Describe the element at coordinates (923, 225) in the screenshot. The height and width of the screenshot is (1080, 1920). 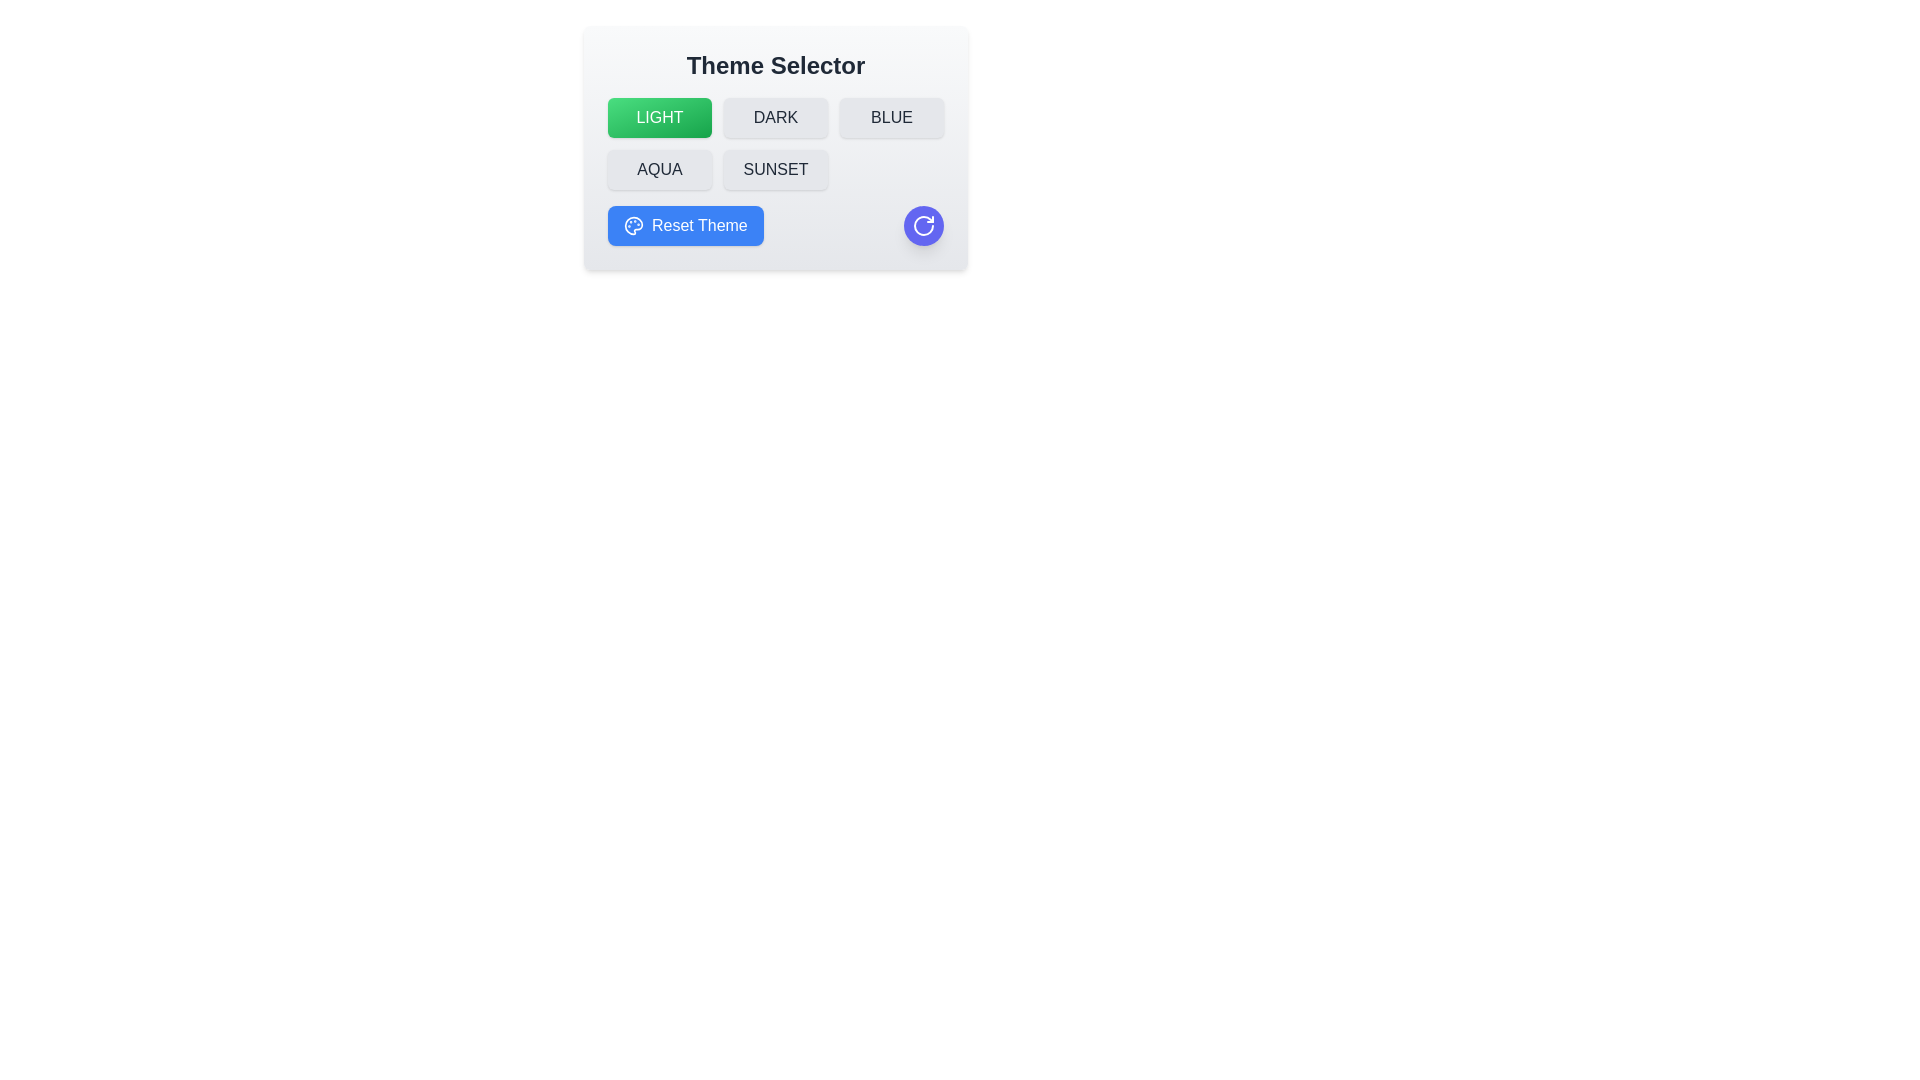
I see `rotate button to cycle to the next theme` at that location.